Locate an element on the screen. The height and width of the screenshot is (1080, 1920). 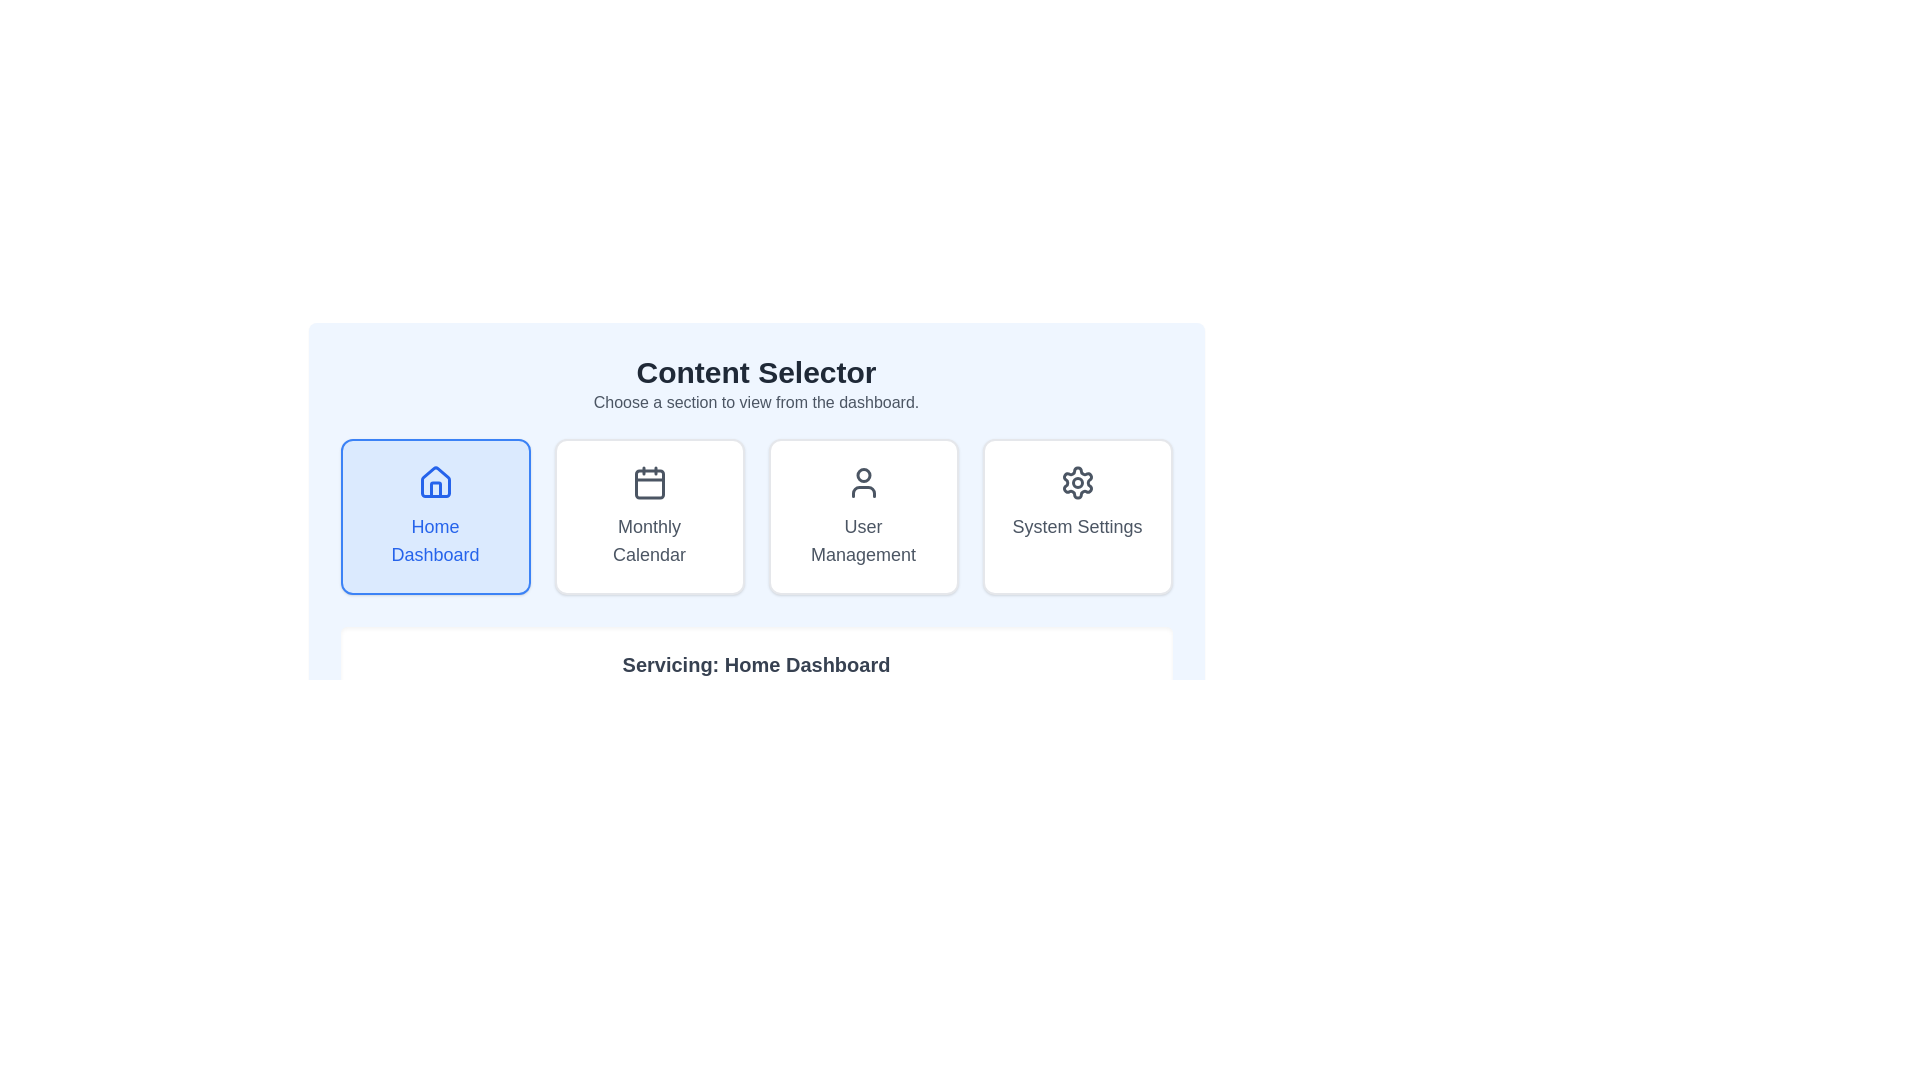
label describing the 'Monthly Calendar' feature located at the center bottom of the second card under the 'Content Selector' header is located at coordinates (649, 540).